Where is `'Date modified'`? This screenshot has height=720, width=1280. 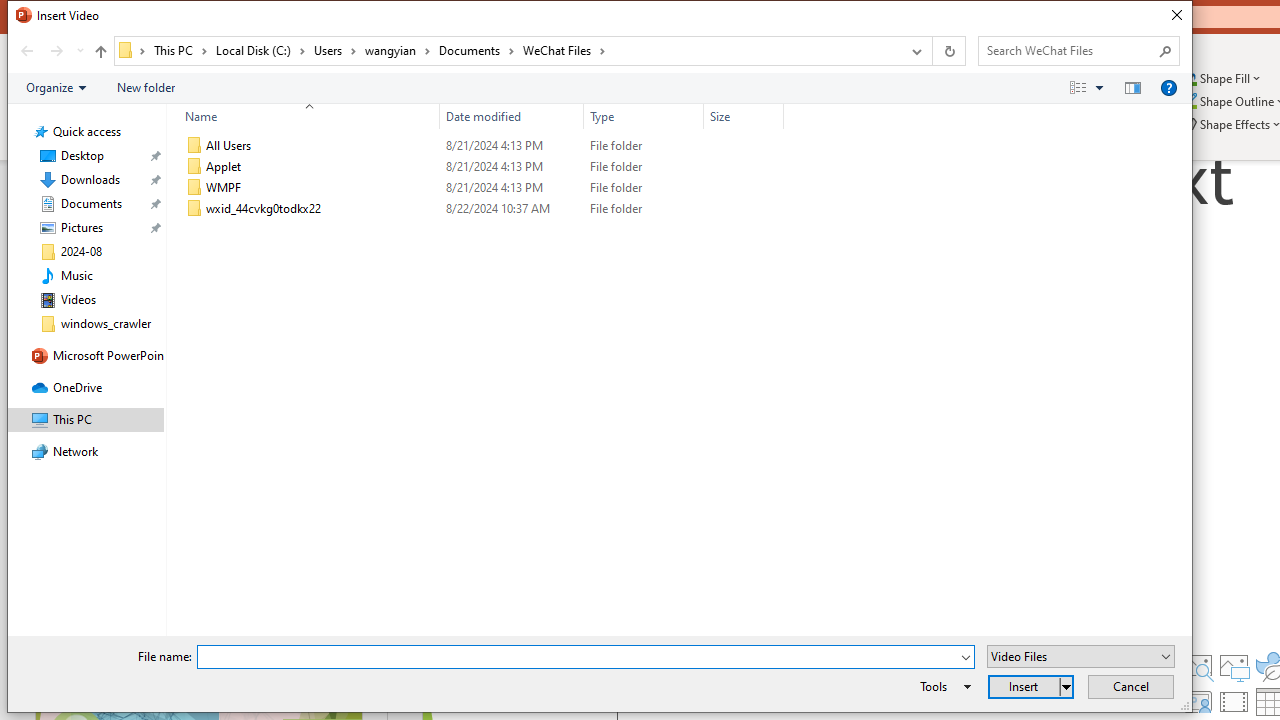
'Date modified' is located at coordinates (512, 116).